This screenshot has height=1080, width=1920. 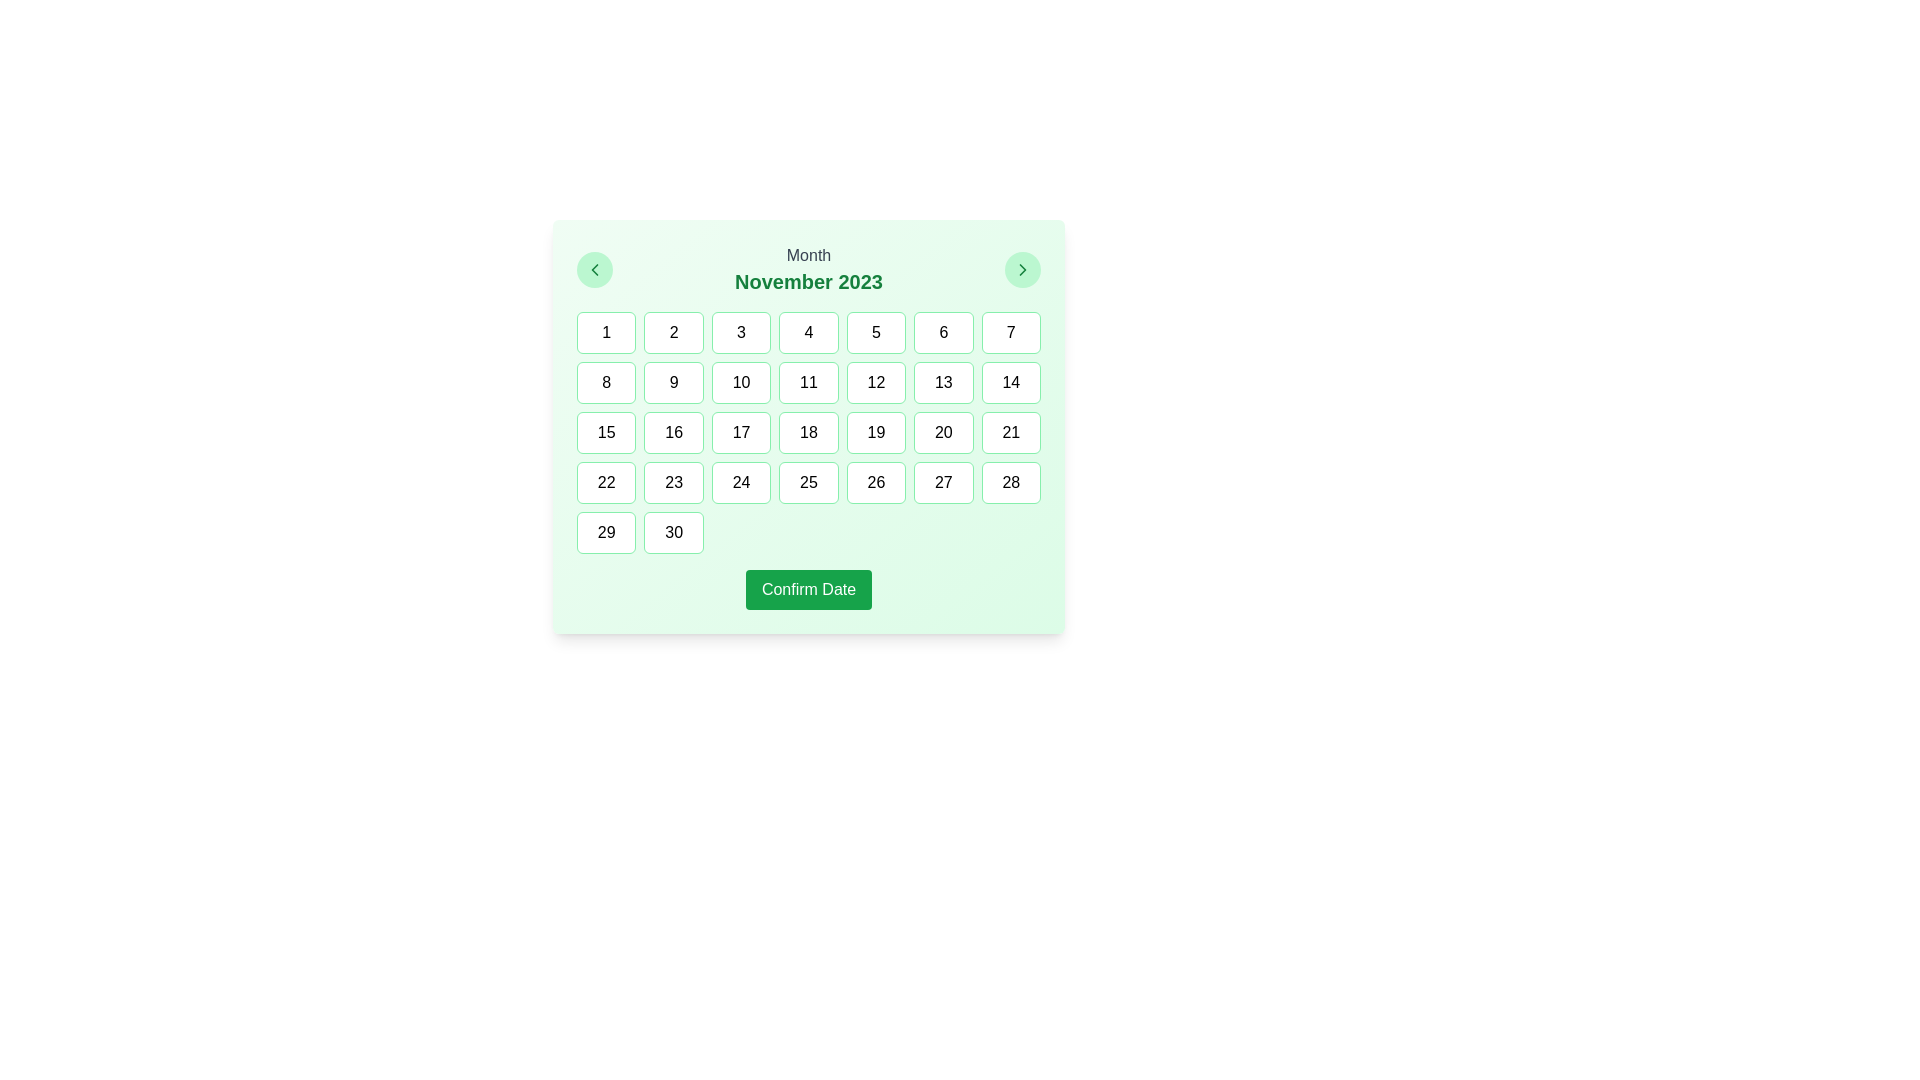 I want to click on the left-pointing chevron icon with a green stroke, indicating 'previous' functionality, located in the top-left corner of the calendar interface, so click(x=594, y=270).